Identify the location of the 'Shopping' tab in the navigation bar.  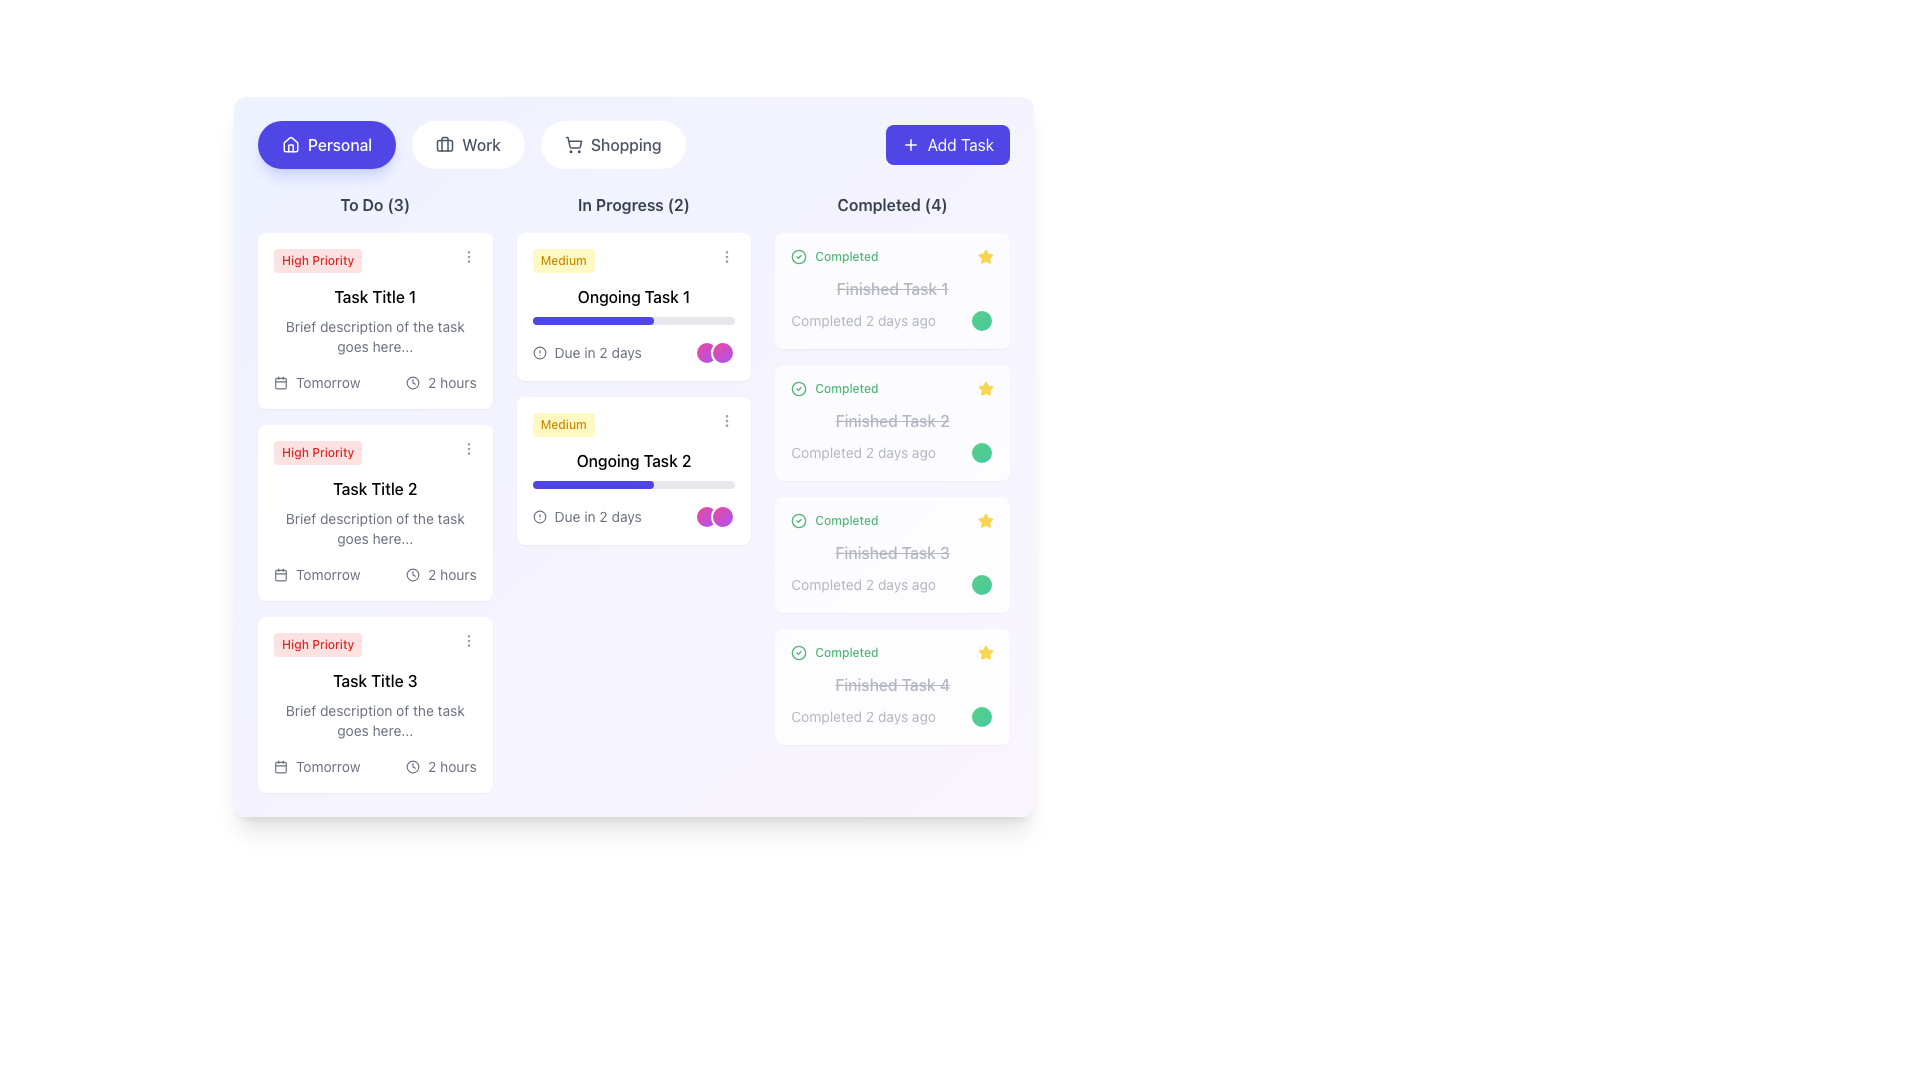
(632, 144).